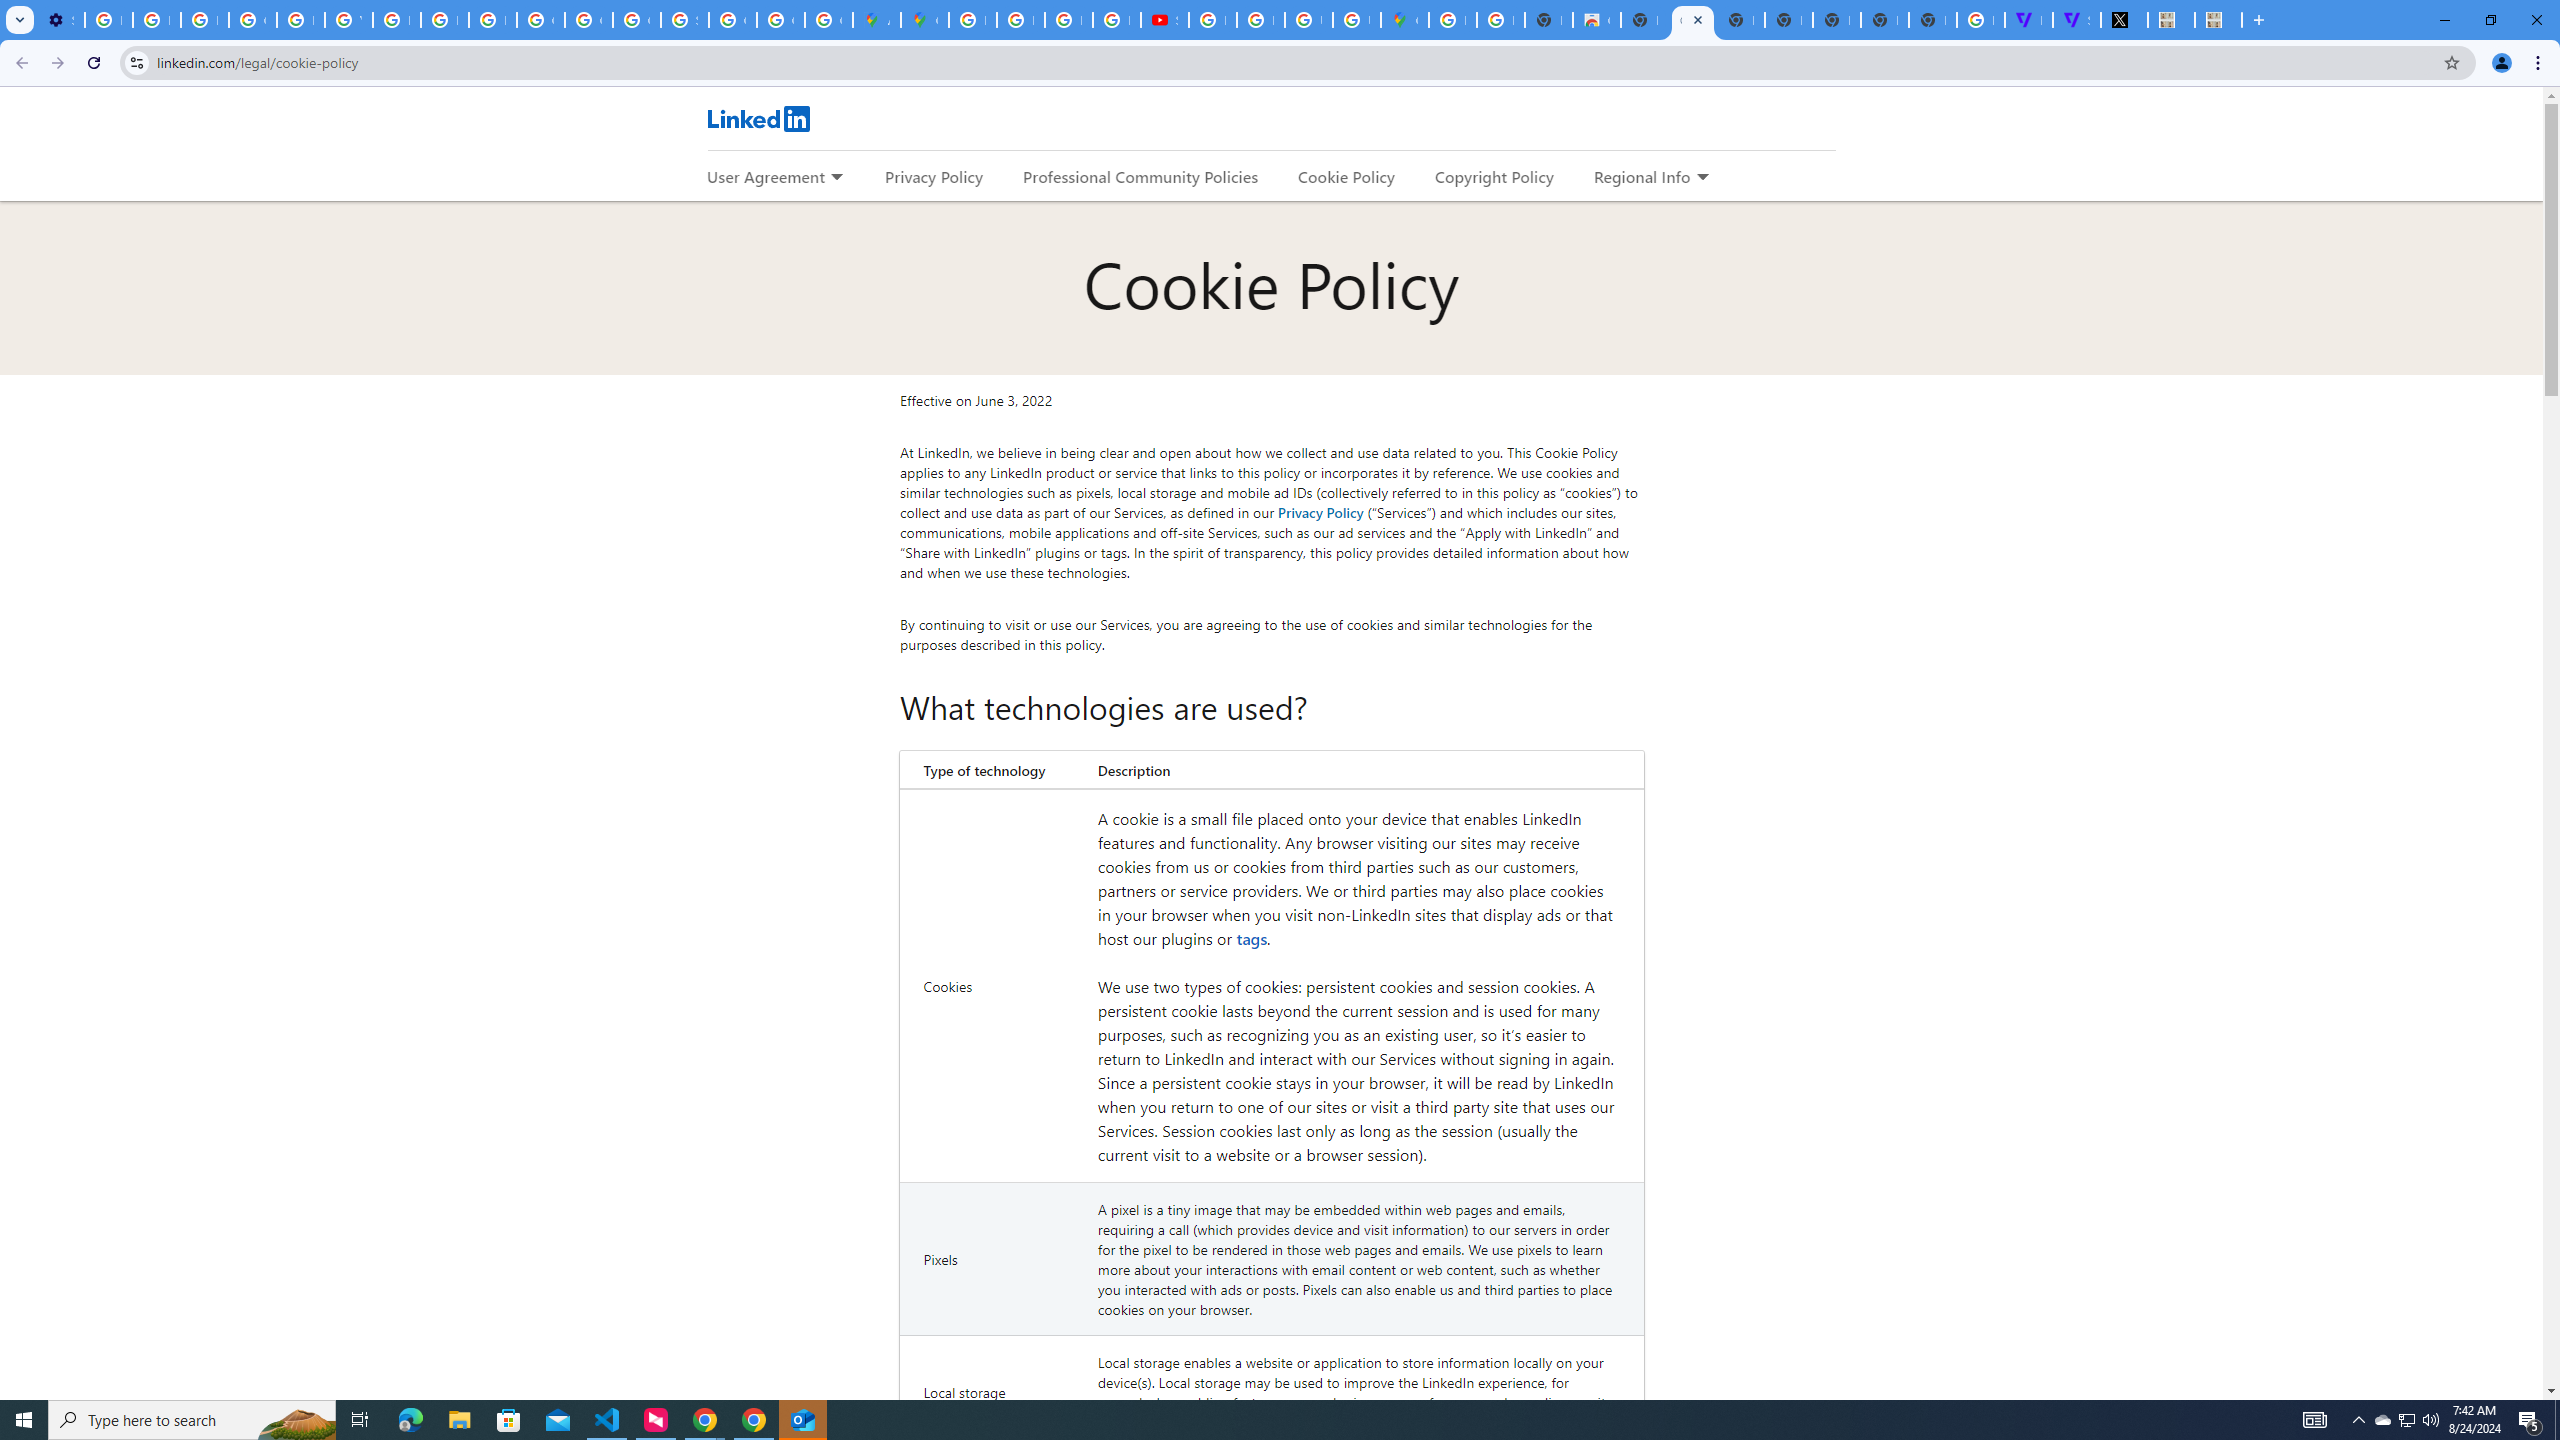  What do you see at coordinates (299, 19) in the screenshot?
I see `'Privacy Help Center - Policies Help'` at bounding box center [299, 19].